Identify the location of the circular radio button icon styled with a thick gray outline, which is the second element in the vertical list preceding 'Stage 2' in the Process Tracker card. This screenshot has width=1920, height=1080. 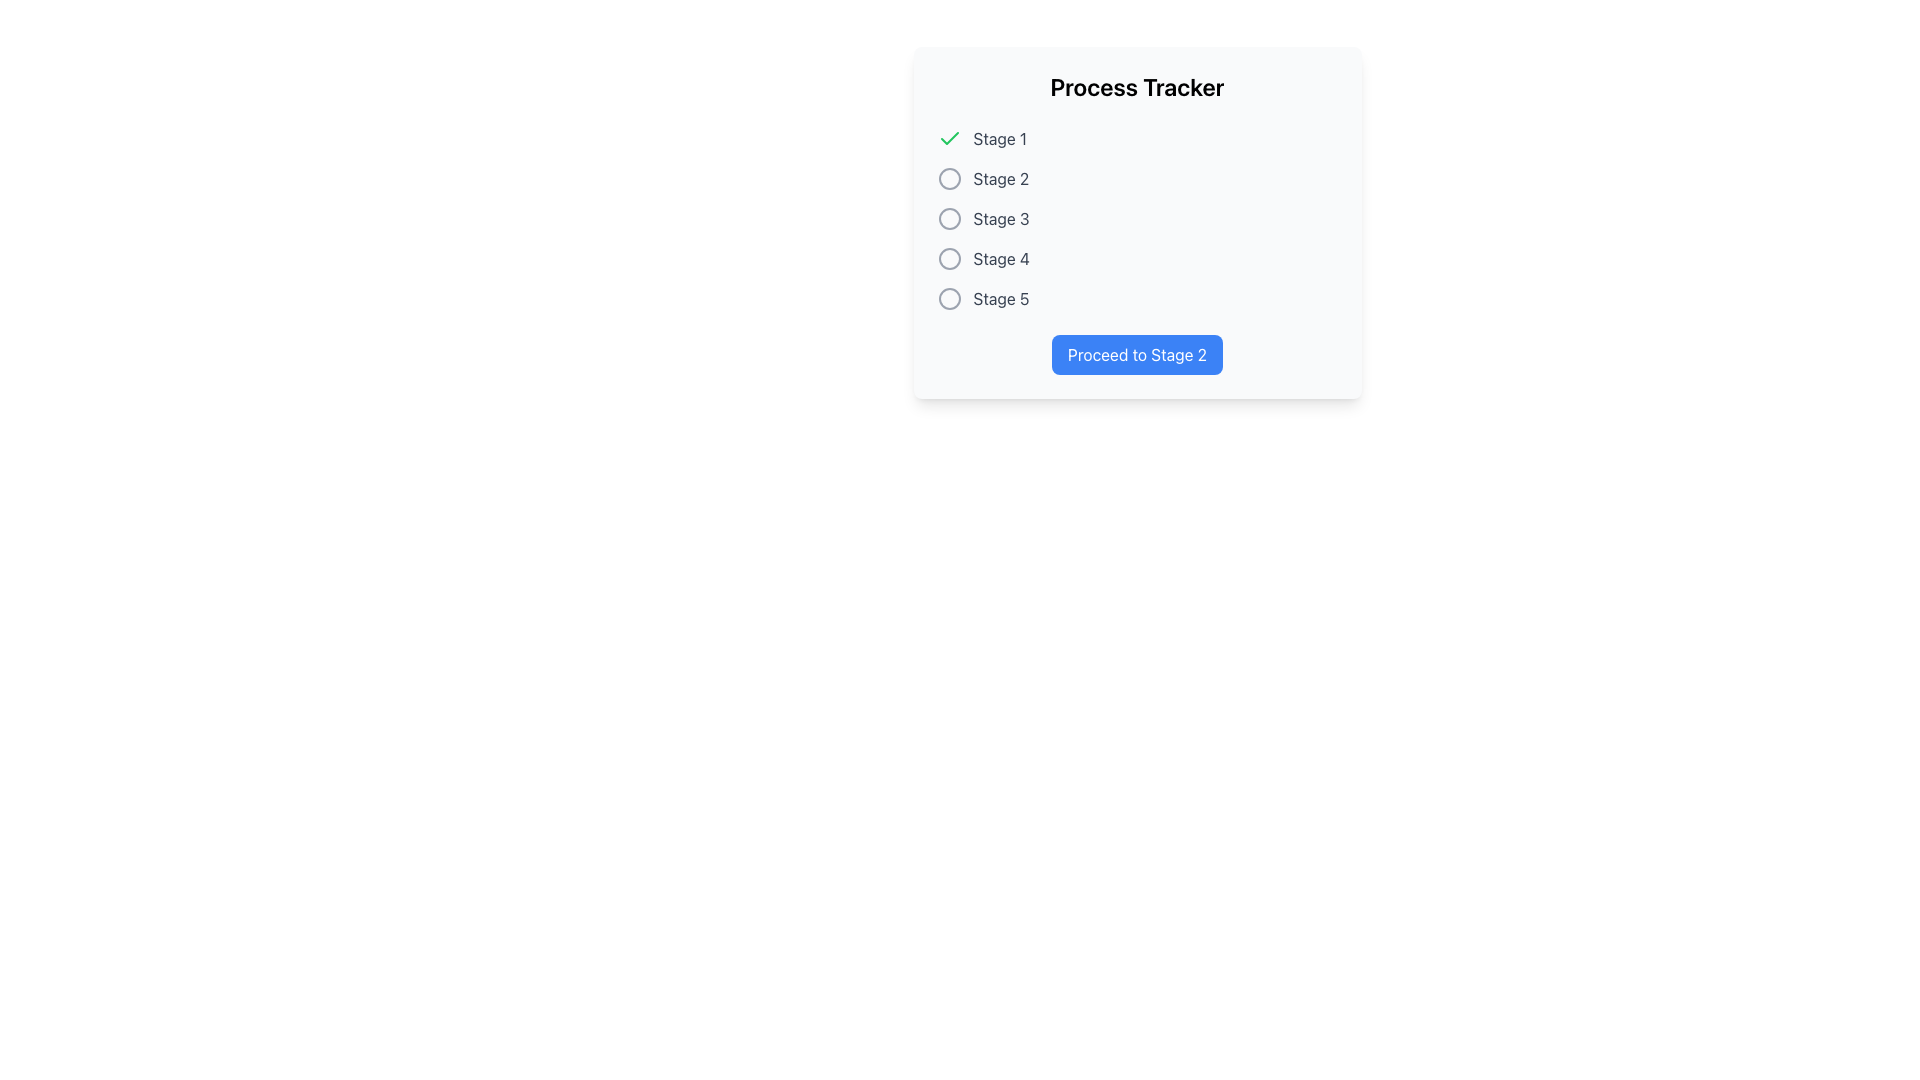
(948, 177).